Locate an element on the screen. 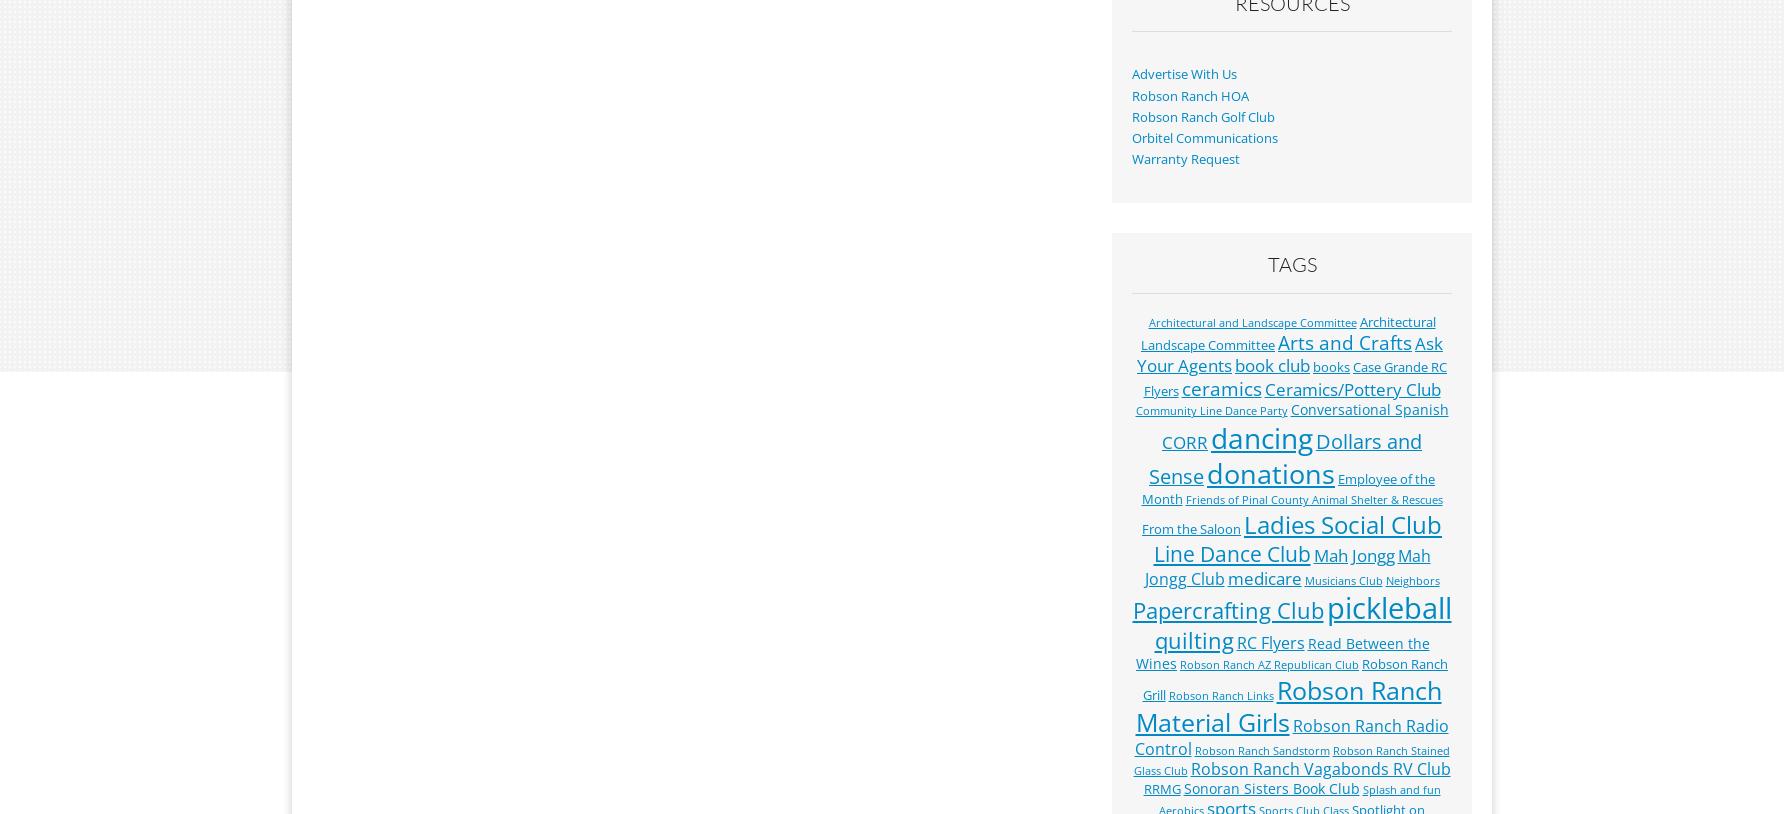 This screenshot has width=1784, height=814. 'Architectural and Landscape Committee' is located at coordinates (1148, 322).